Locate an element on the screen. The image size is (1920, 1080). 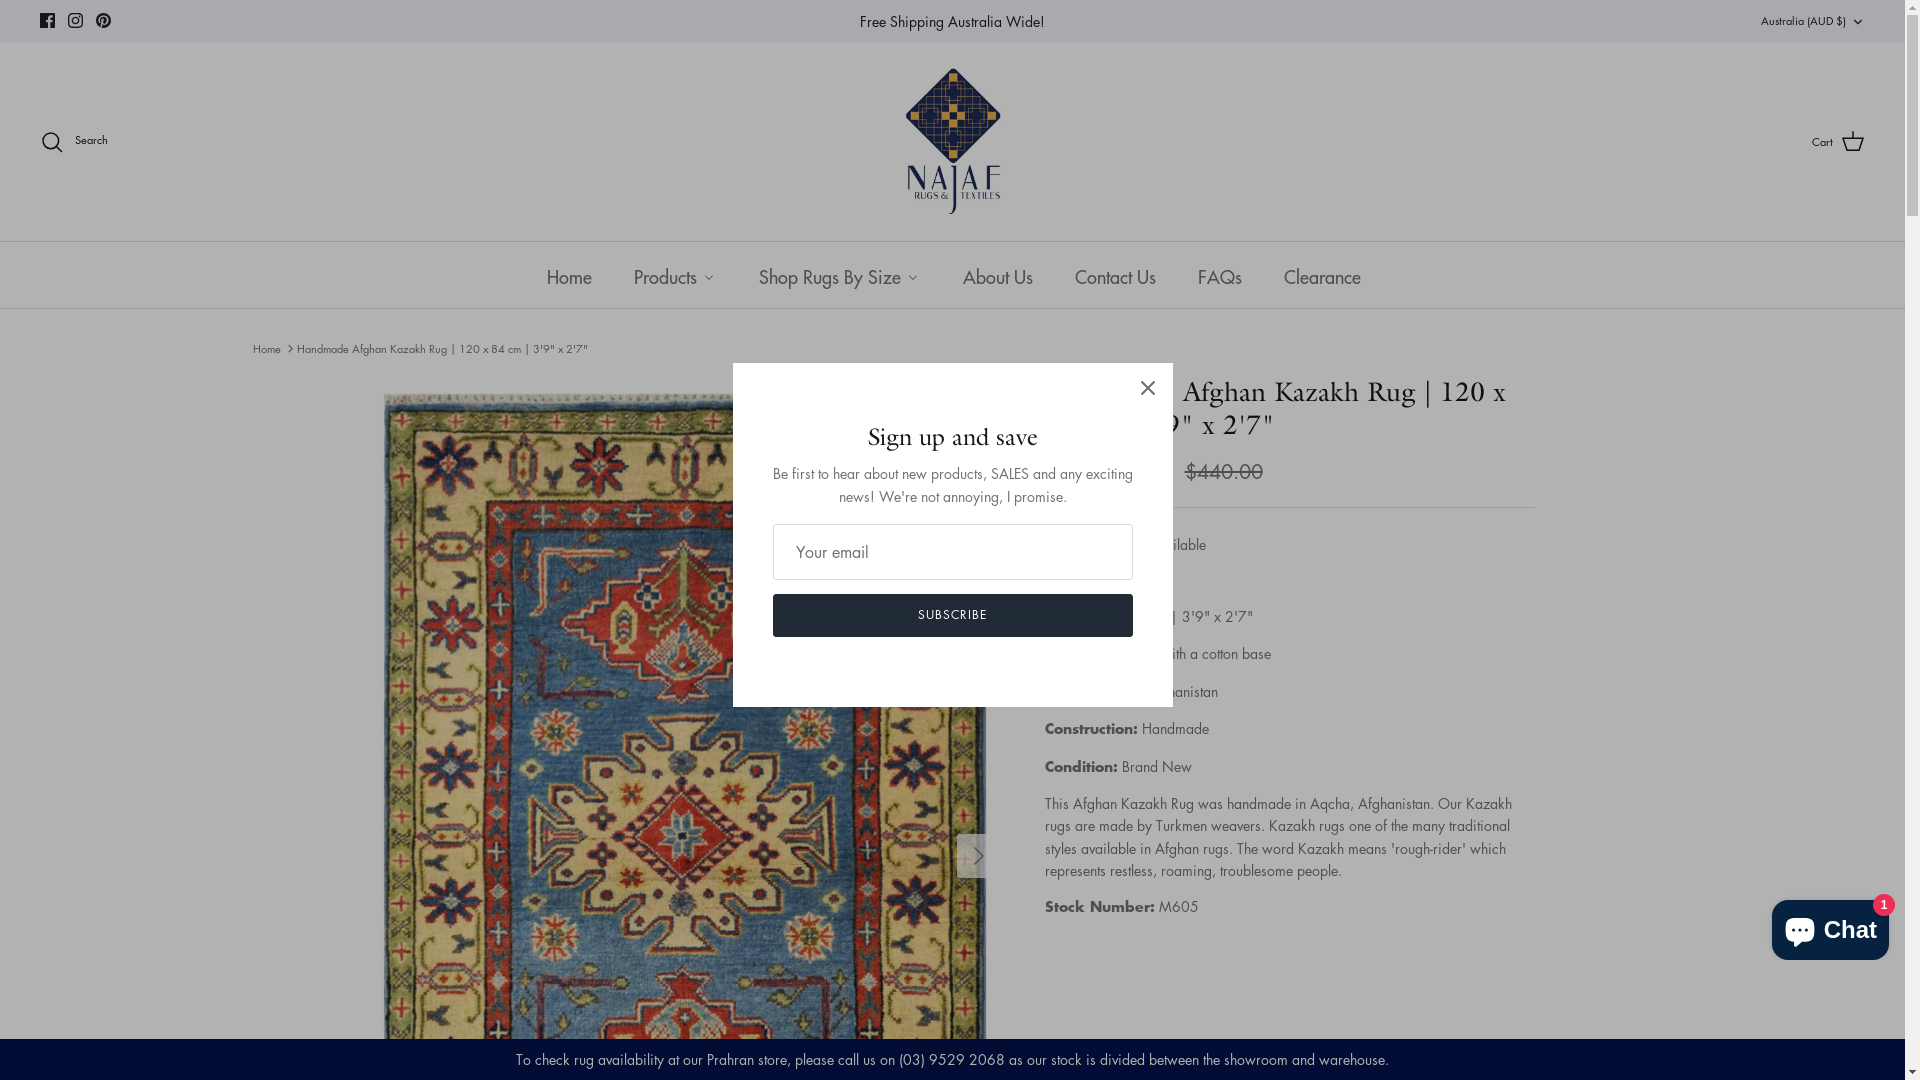
'Contact Us' is located at coordinates (1112, 274).